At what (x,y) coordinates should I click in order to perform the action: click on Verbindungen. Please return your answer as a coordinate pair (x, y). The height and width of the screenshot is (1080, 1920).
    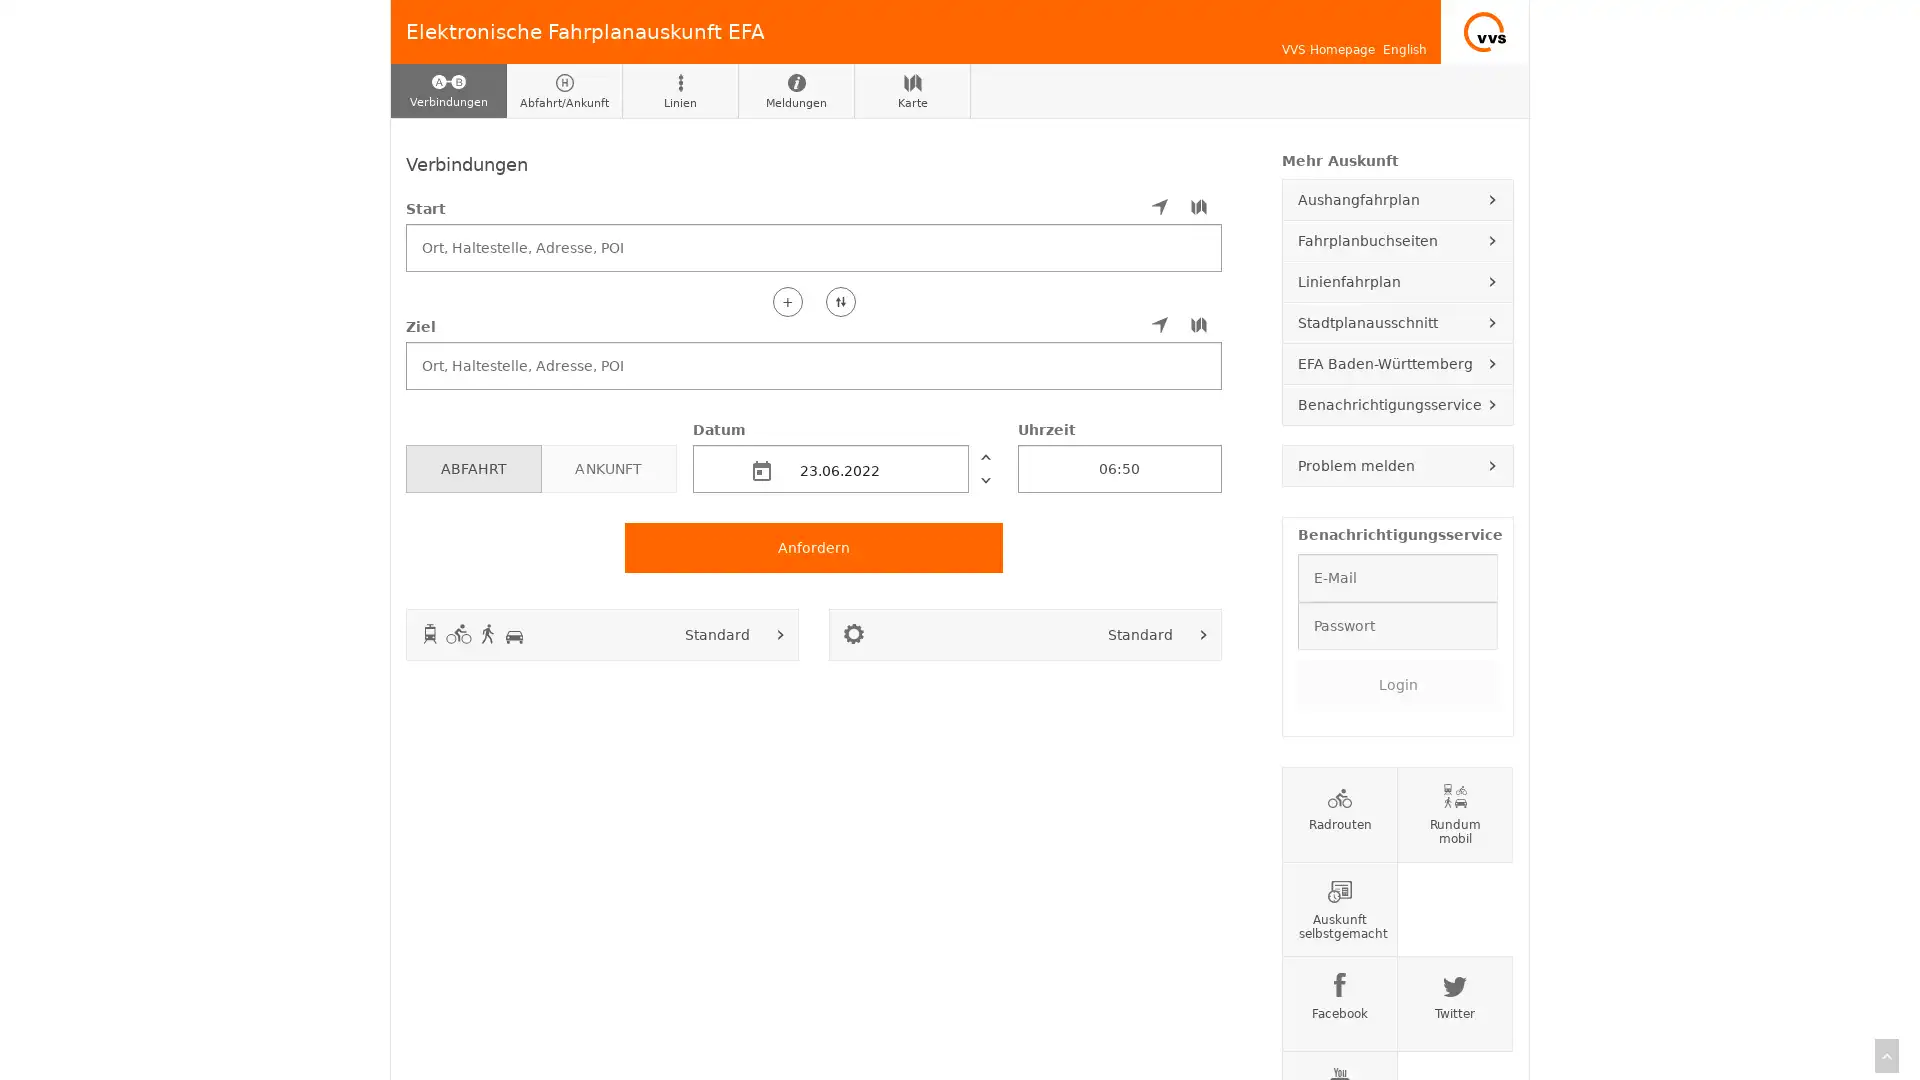
    Looking at the image, I should click on (448, 91).